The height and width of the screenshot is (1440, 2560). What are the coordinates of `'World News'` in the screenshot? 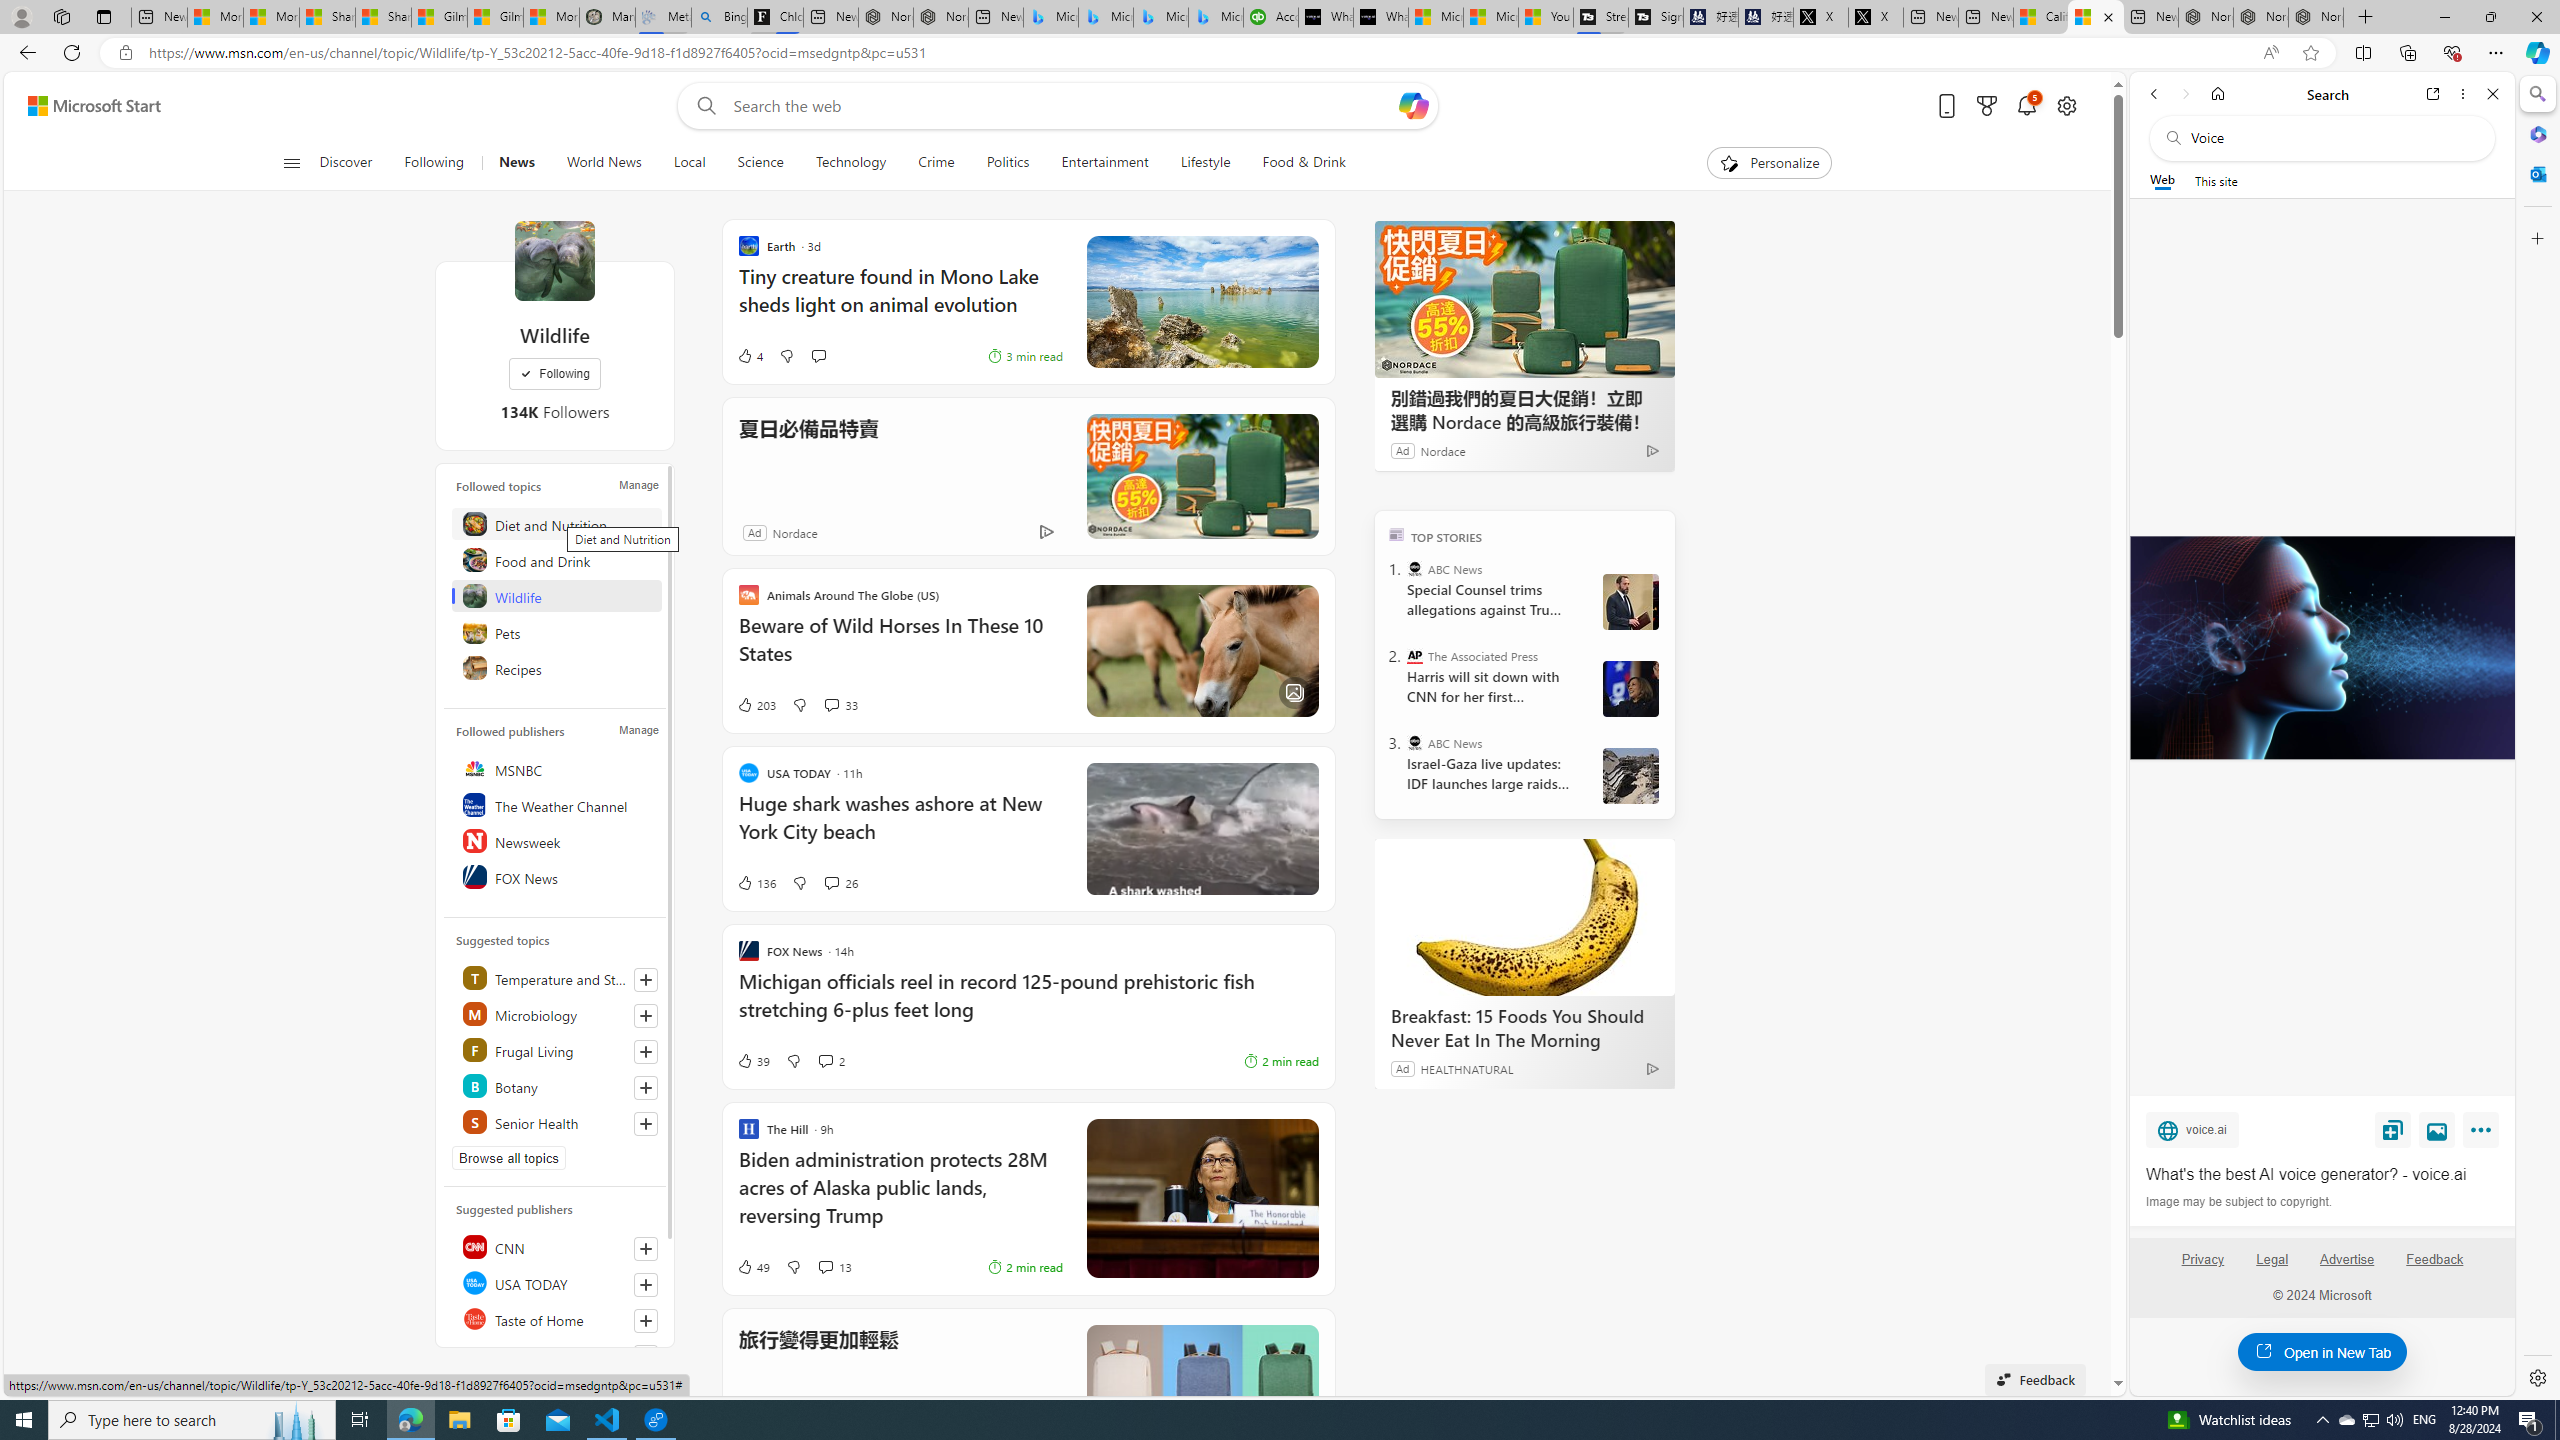 It's located at (603, 162).